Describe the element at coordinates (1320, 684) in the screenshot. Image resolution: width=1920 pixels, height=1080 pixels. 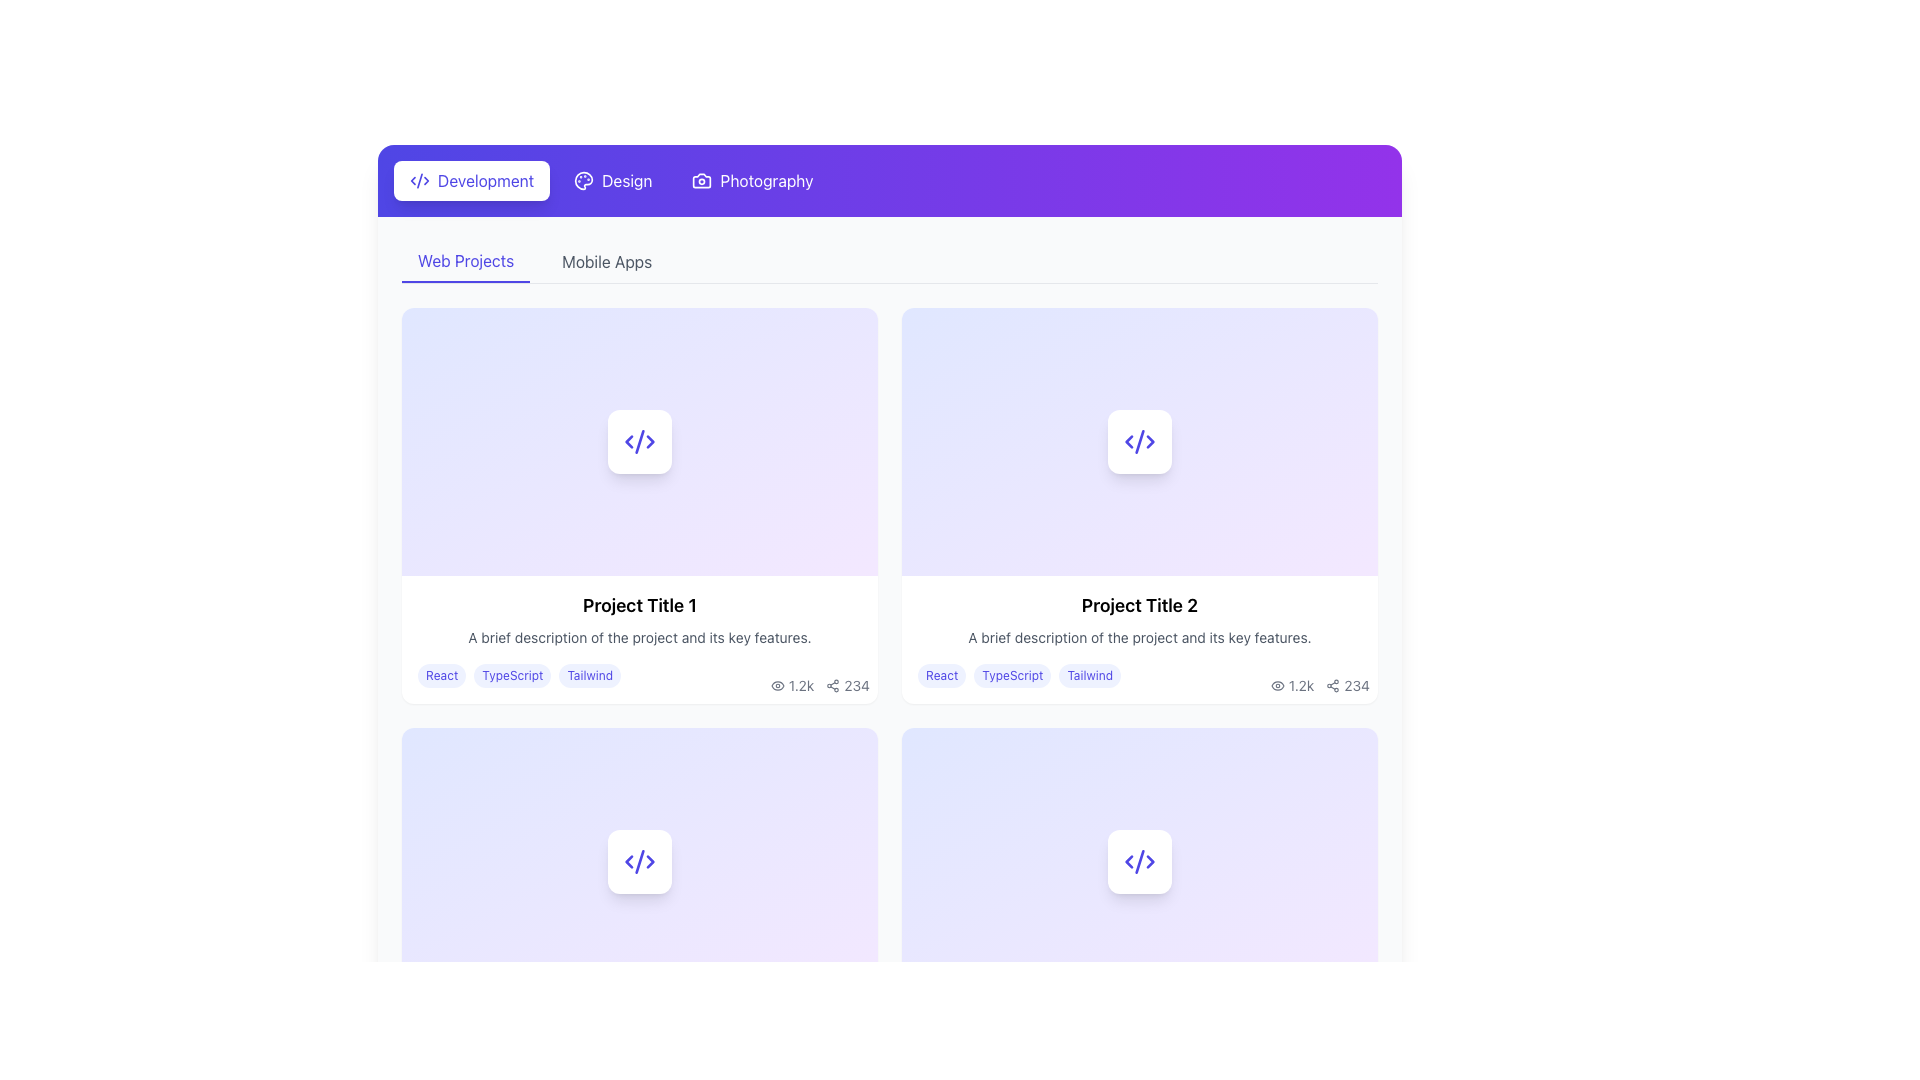
I see `the share icon located in the Metrics display at the bottom-right corner of the card titled 'Project Title 2'` at that location.